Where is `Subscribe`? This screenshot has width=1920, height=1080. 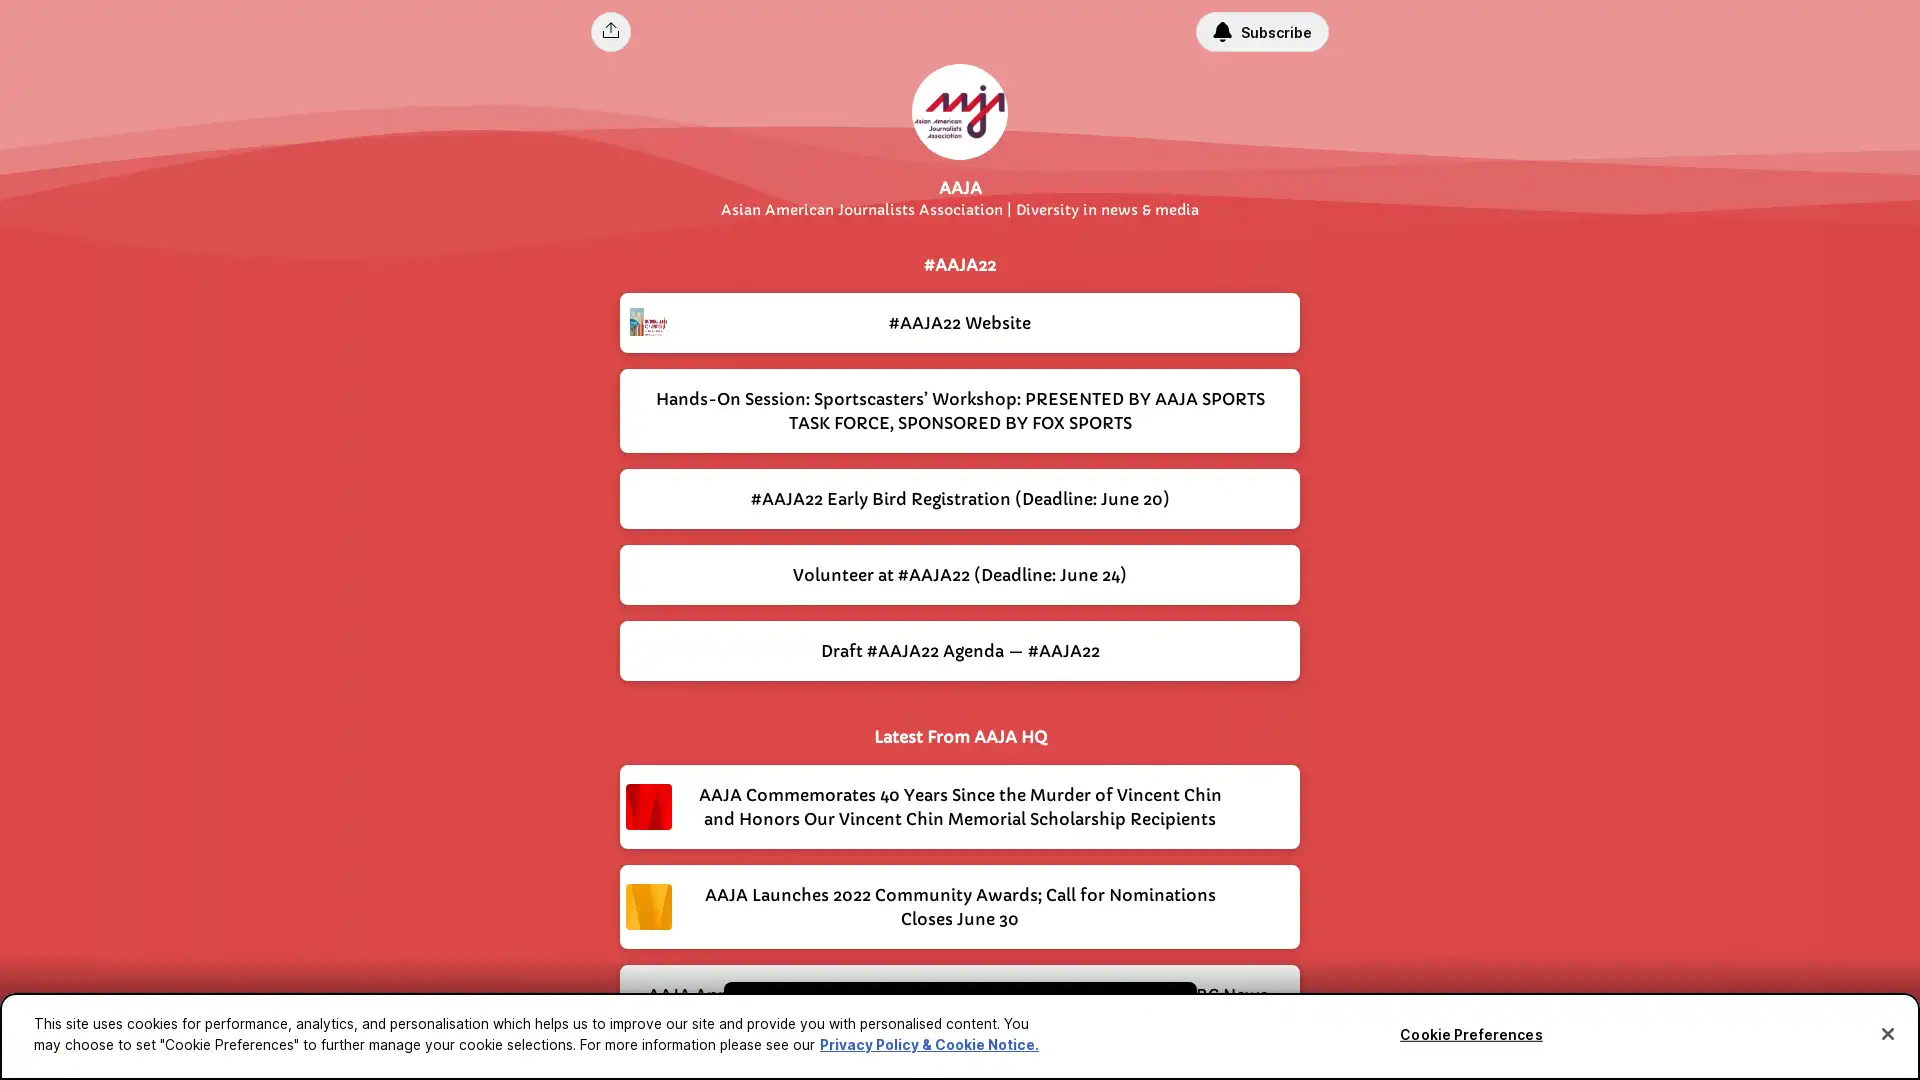 Subscribe is located at coordinates (1261, 31).